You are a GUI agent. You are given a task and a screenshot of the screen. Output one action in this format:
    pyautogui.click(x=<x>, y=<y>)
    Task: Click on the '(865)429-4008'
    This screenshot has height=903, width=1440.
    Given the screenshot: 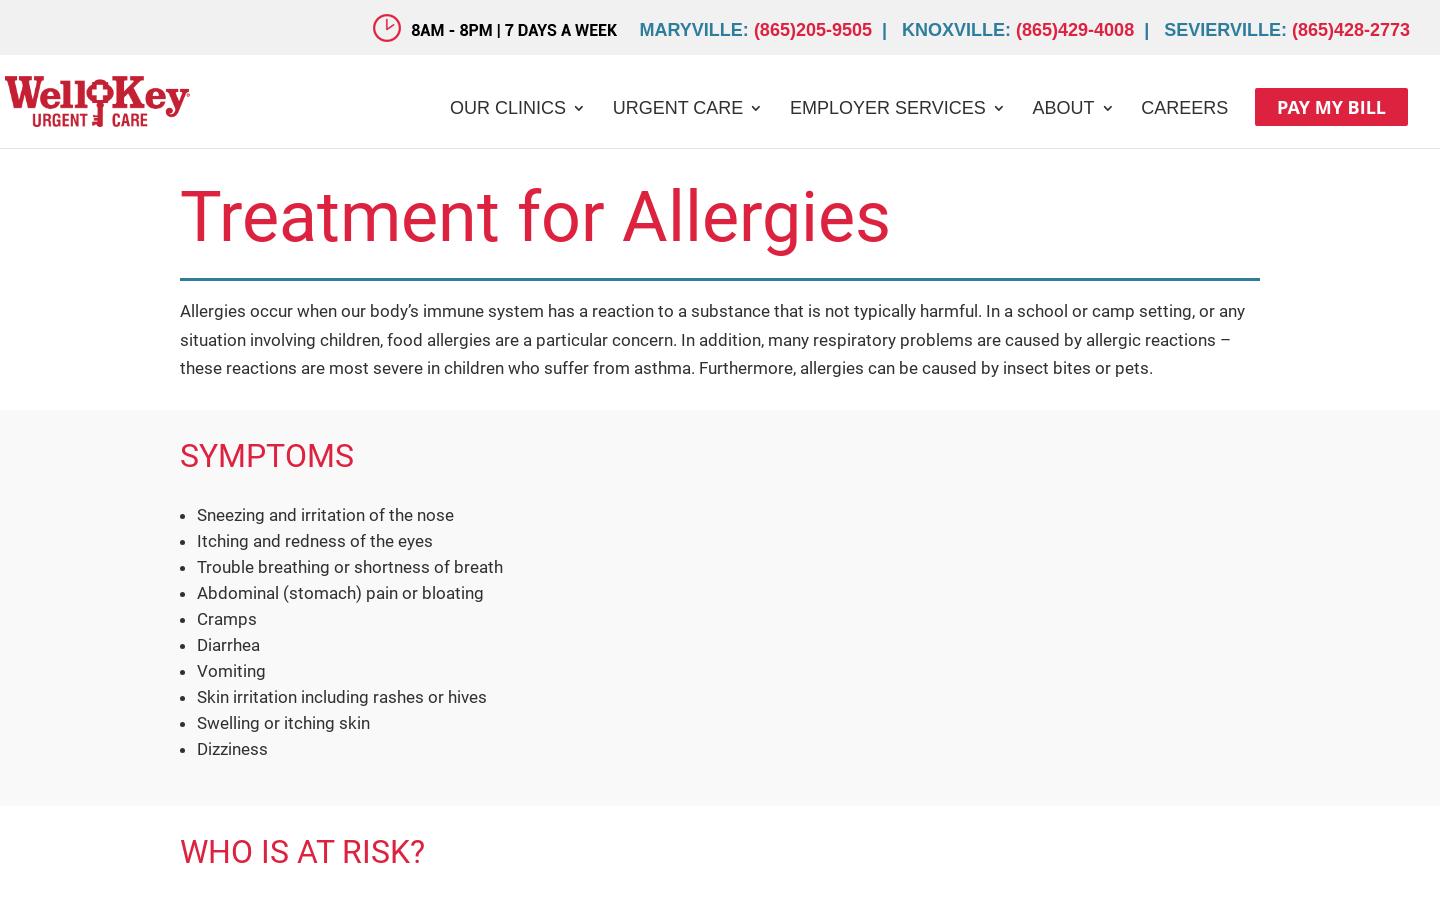 What is the action you would take?
    pyautogui.click(x=1074, y=28)
    